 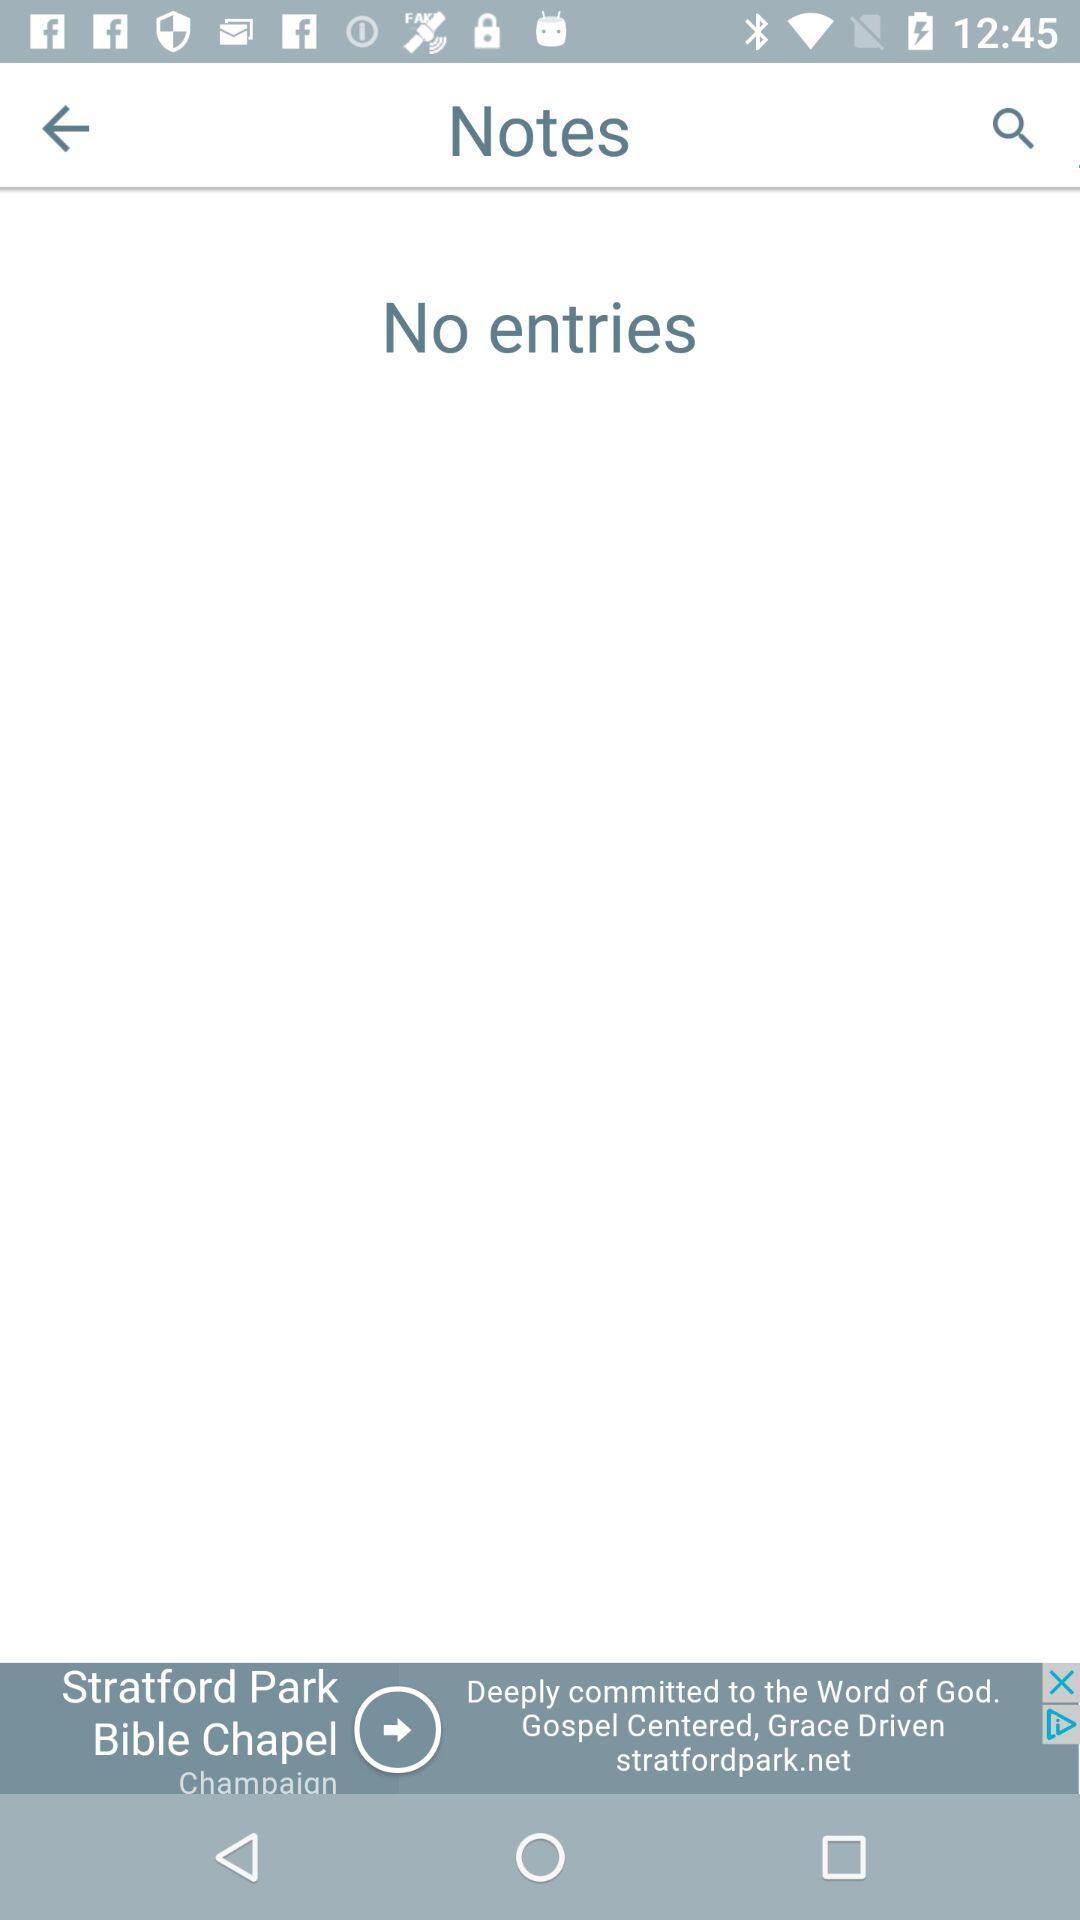 What do you see at coordinates (540, 1727) in the screenshot?
I see `click on advertisement` at bounding box center [540, 1727].